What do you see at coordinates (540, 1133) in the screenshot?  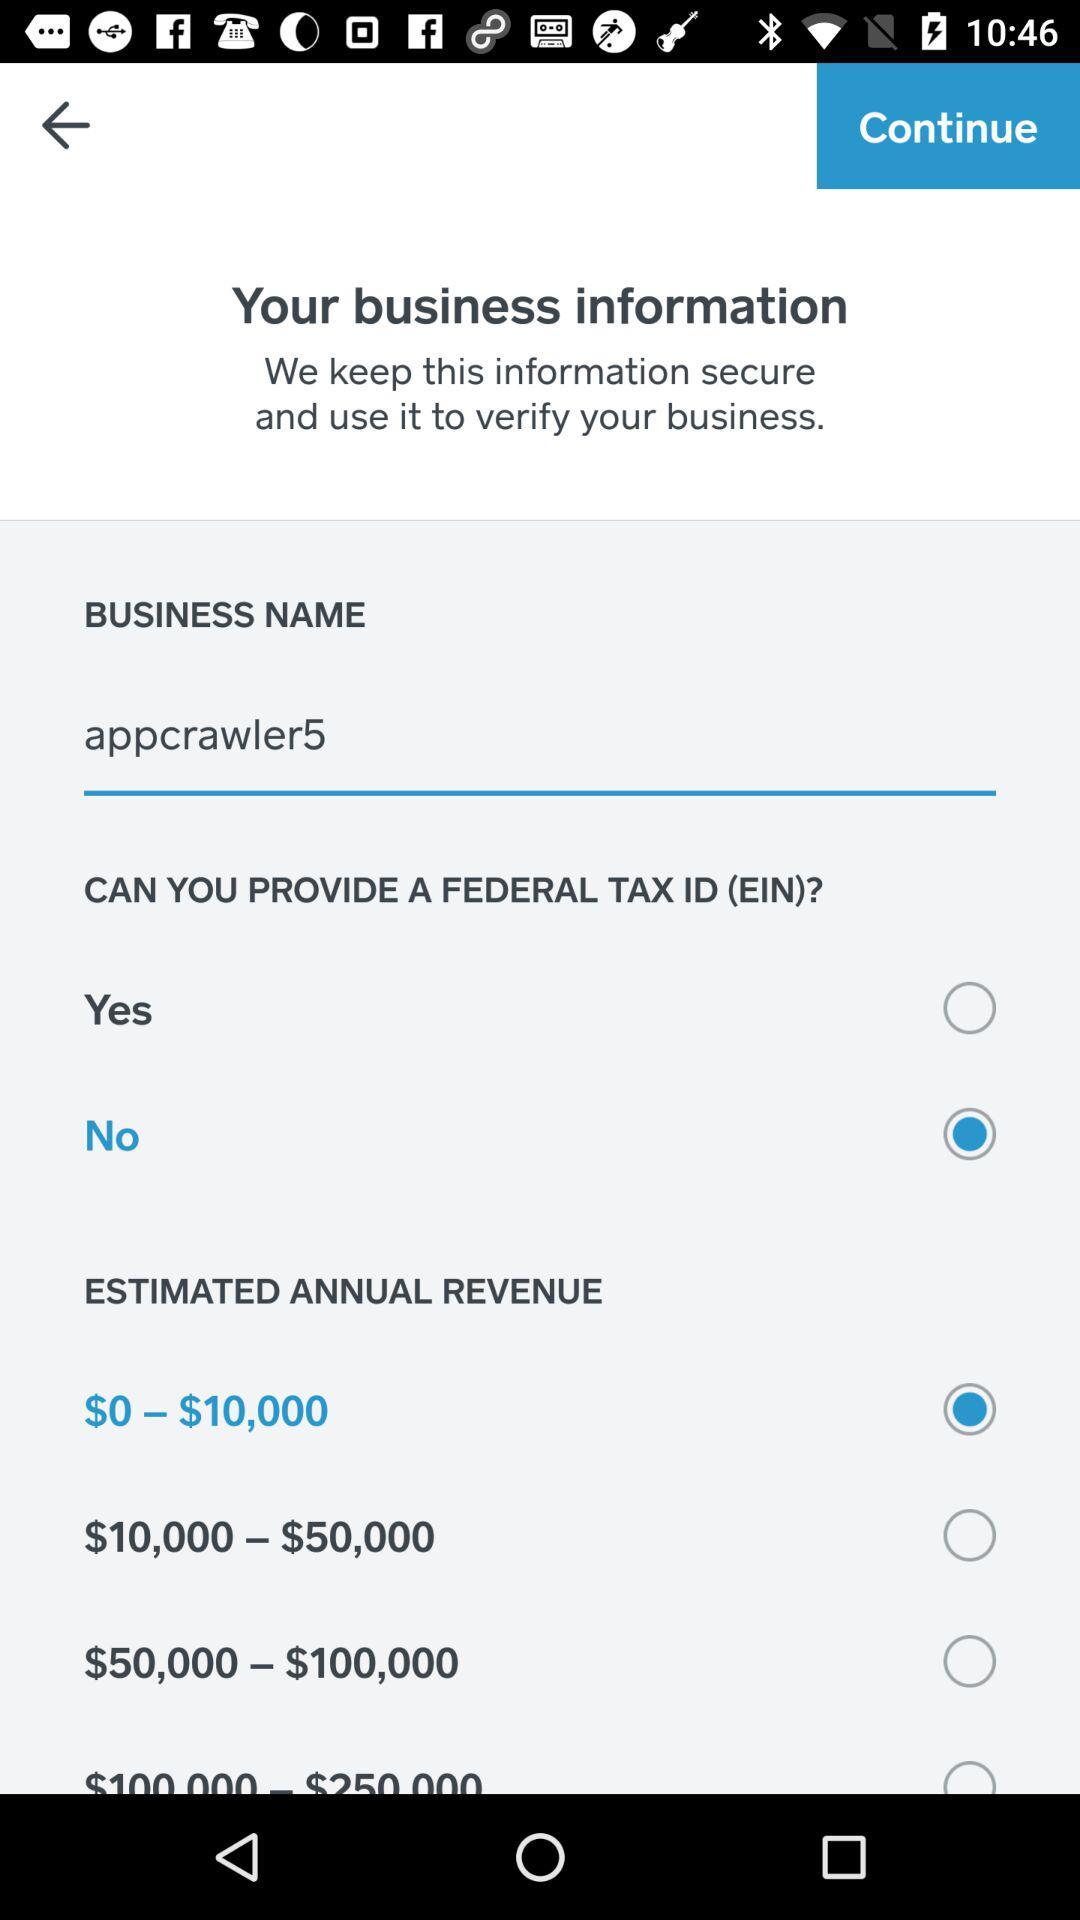 I see `the icon below yes` at bounding box center [540, 1133].